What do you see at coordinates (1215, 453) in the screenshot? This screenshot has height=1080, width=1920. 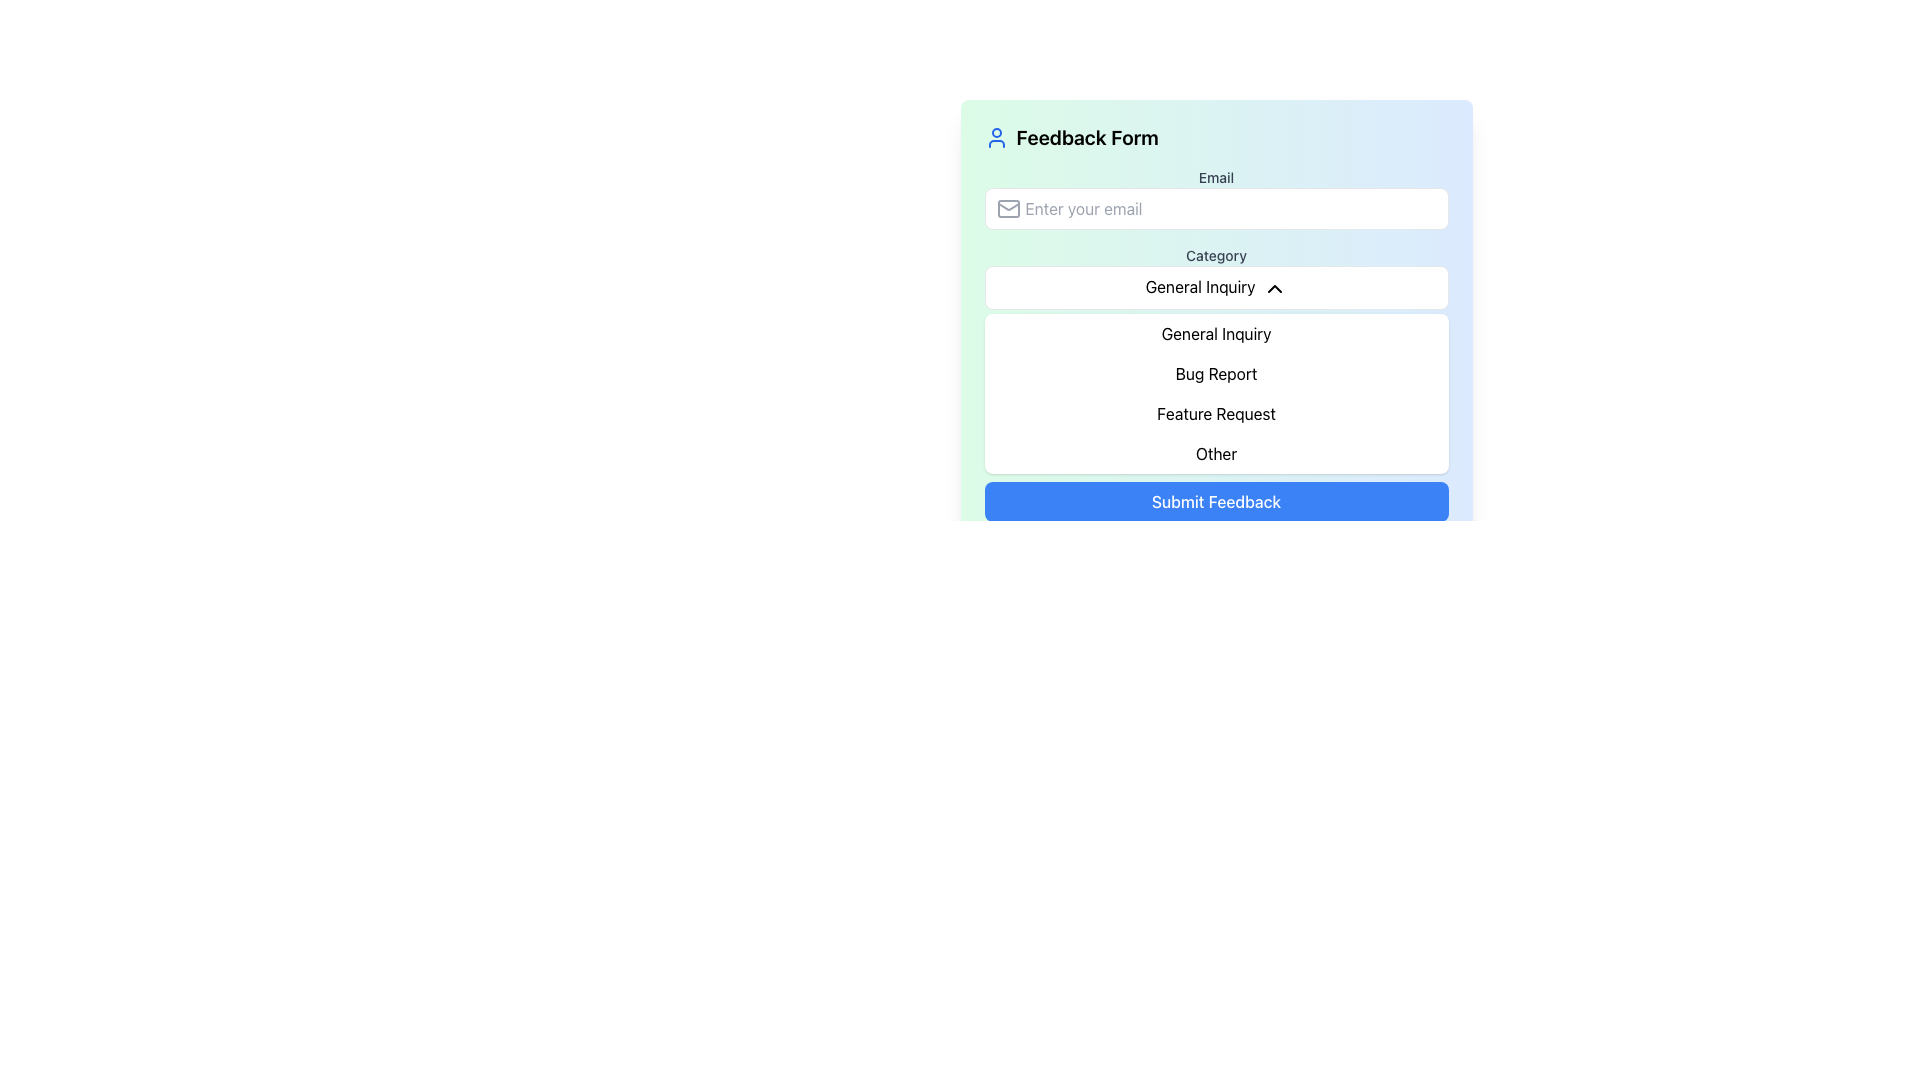 I see `the 'Other' dropdown menu item in the 'Category' section of the form` at bounding box center [1215, 453].